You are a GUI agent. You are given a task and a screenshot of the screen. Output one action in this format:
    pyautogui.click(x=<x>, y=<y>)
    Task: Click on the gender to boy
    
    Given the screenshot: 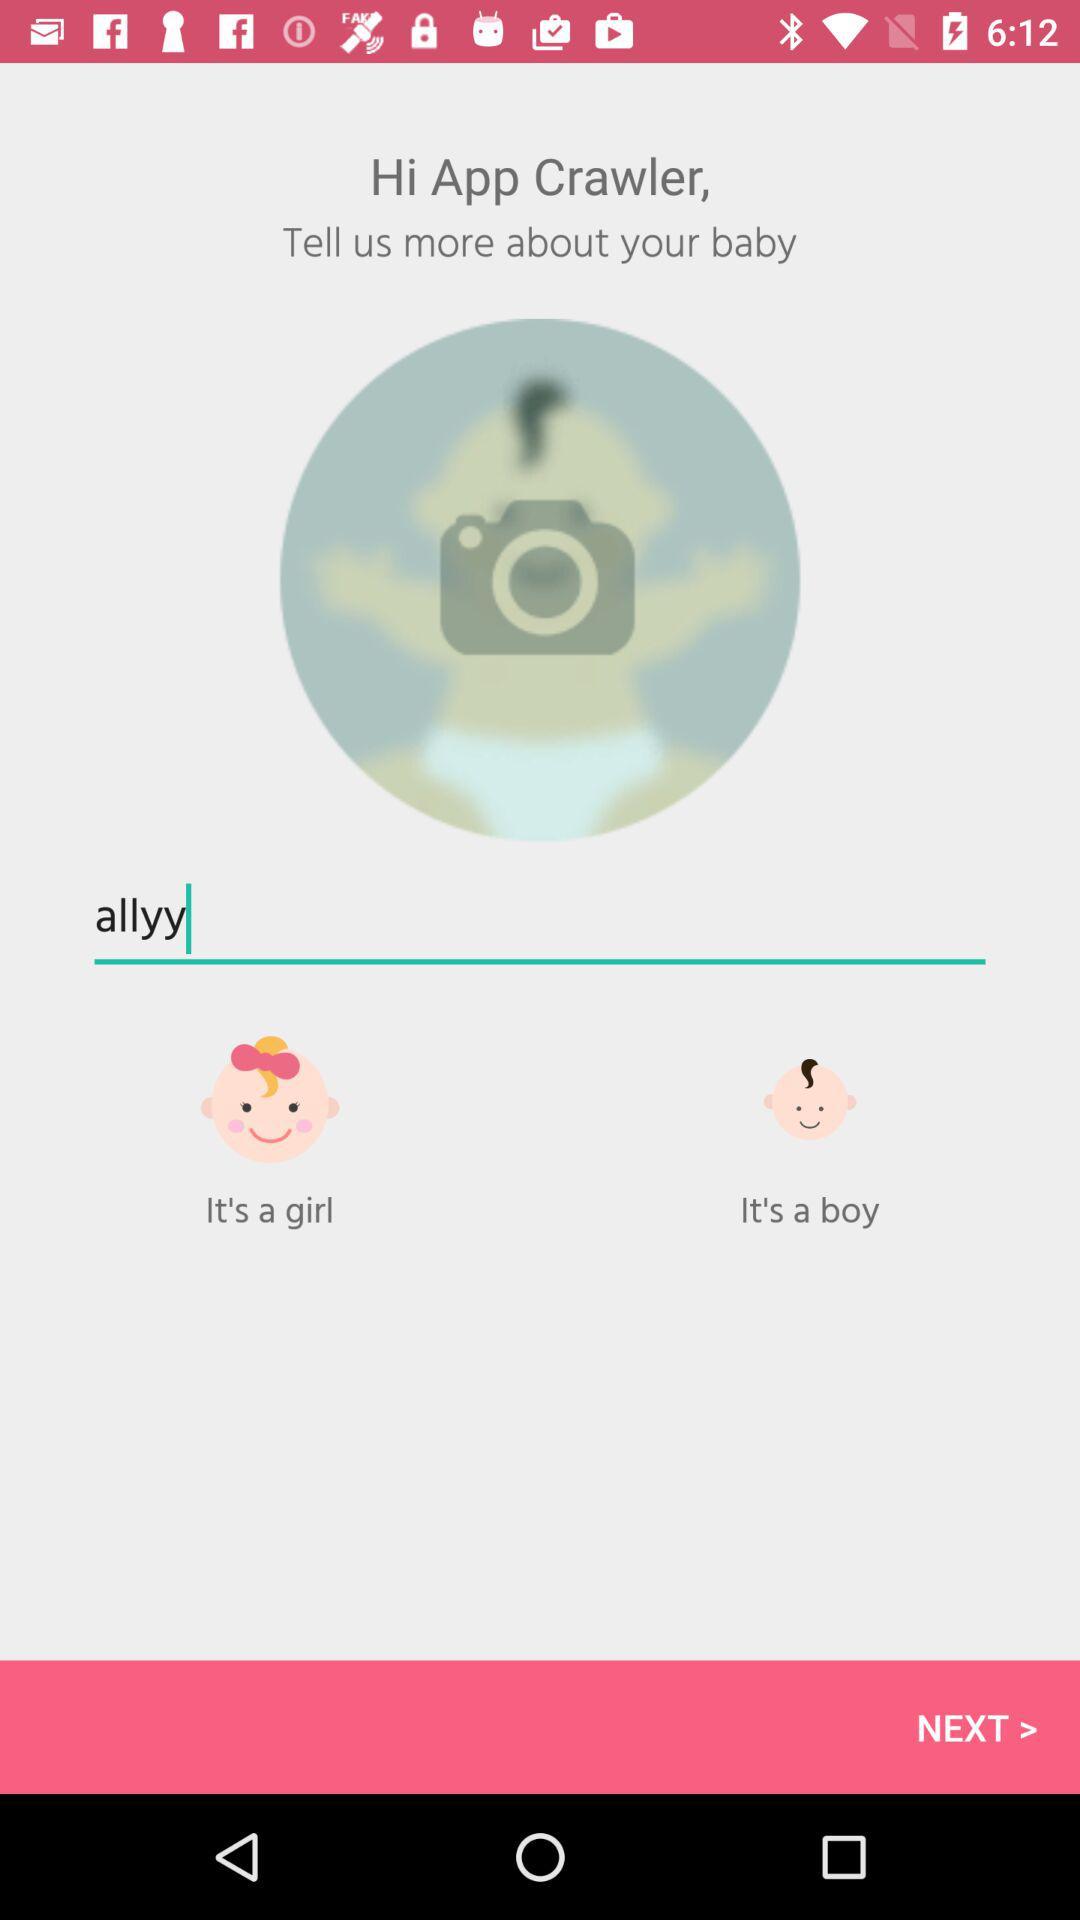 What is the action you would take?
    pyautogui.click(x=810, y=1098)
    